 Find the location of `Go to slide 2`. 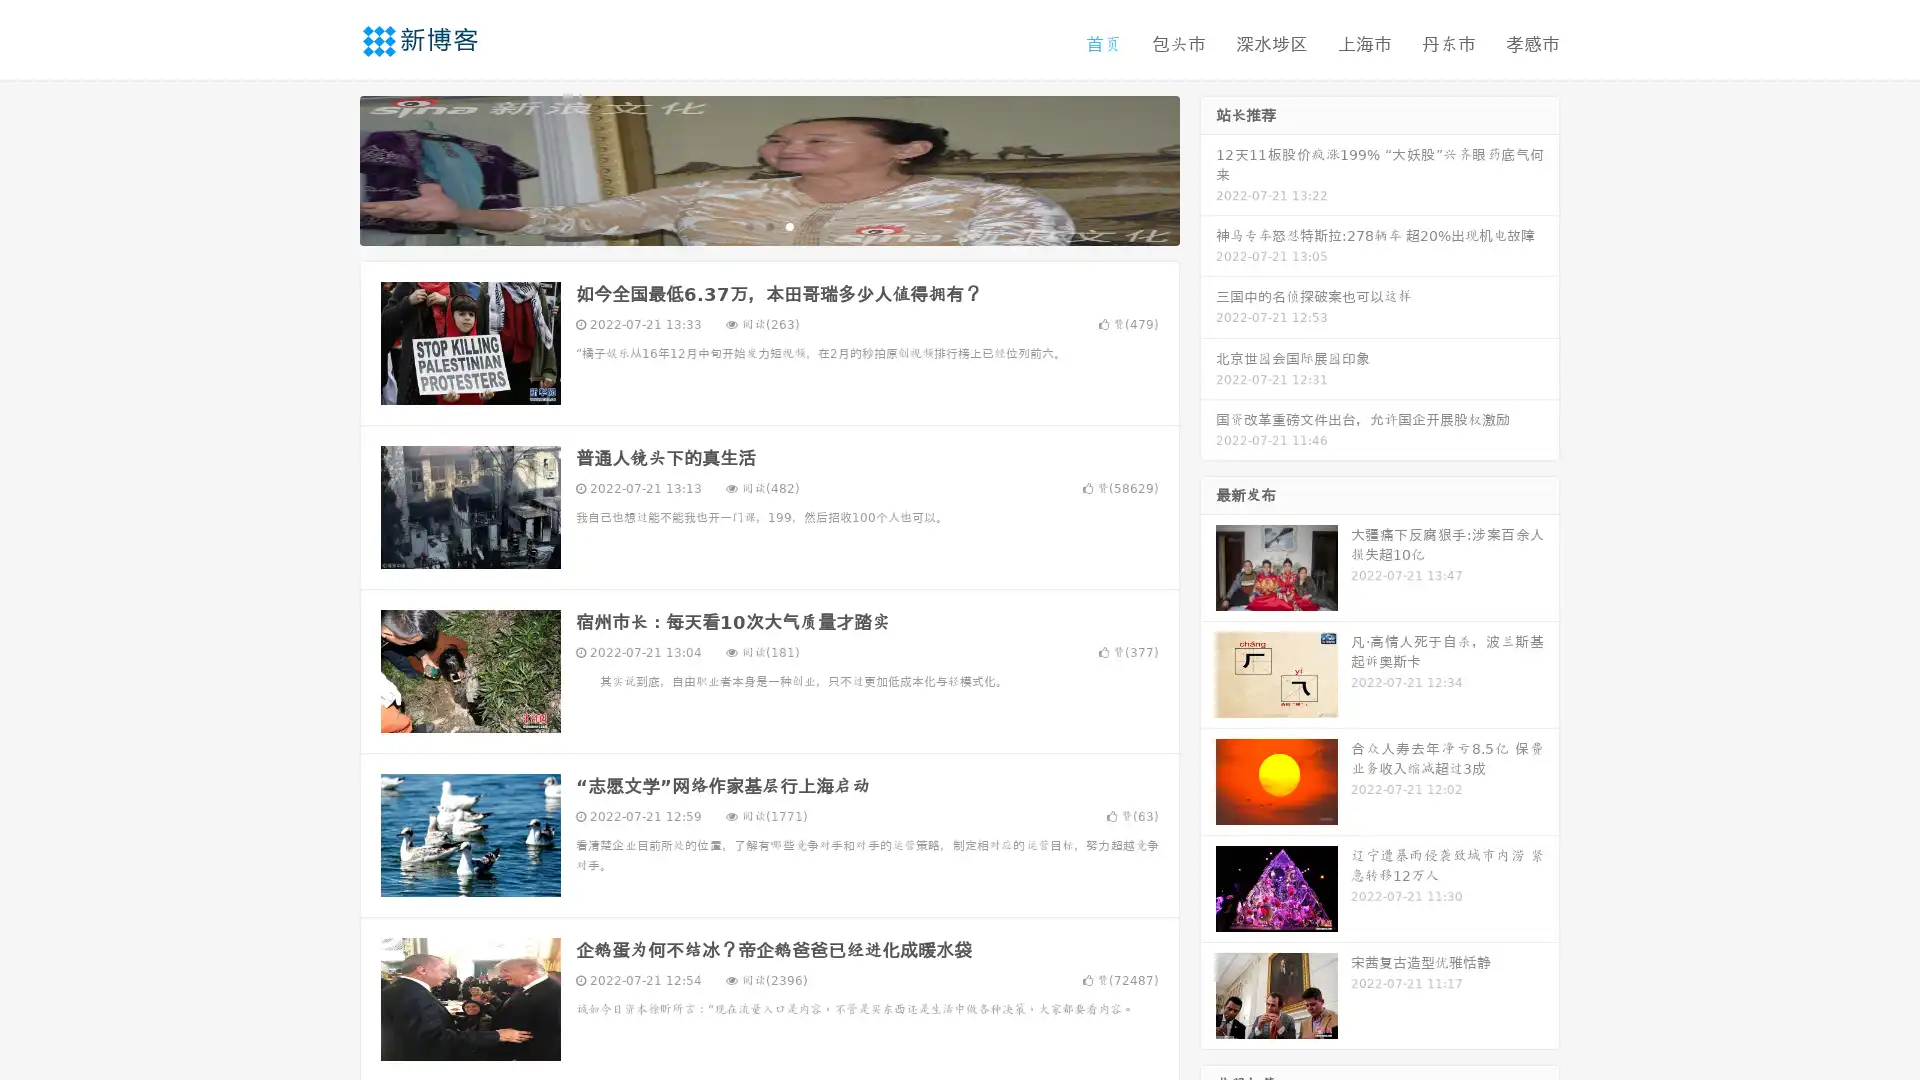

Go to slide 2 is located at coordinates (768, 225).